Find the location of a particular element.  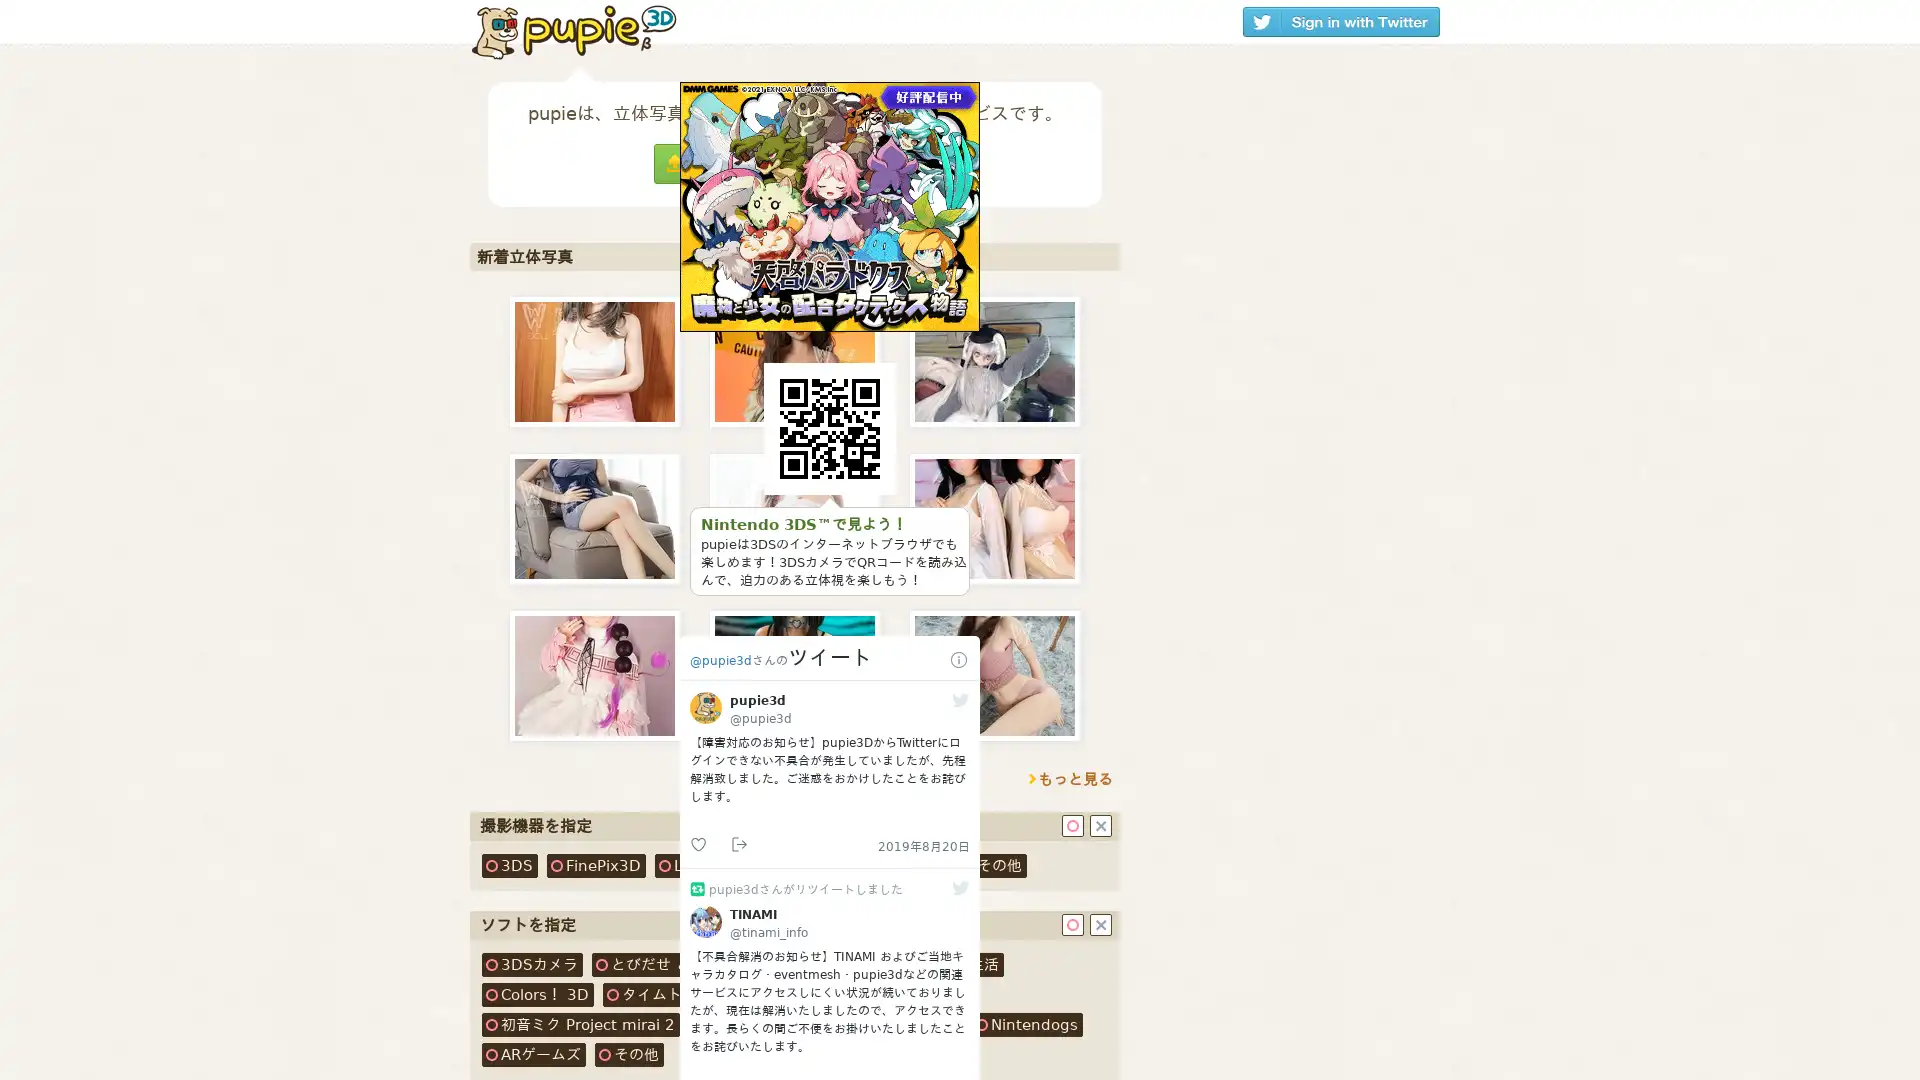

Project mirai 2 is located at coordinates (579, 1025).